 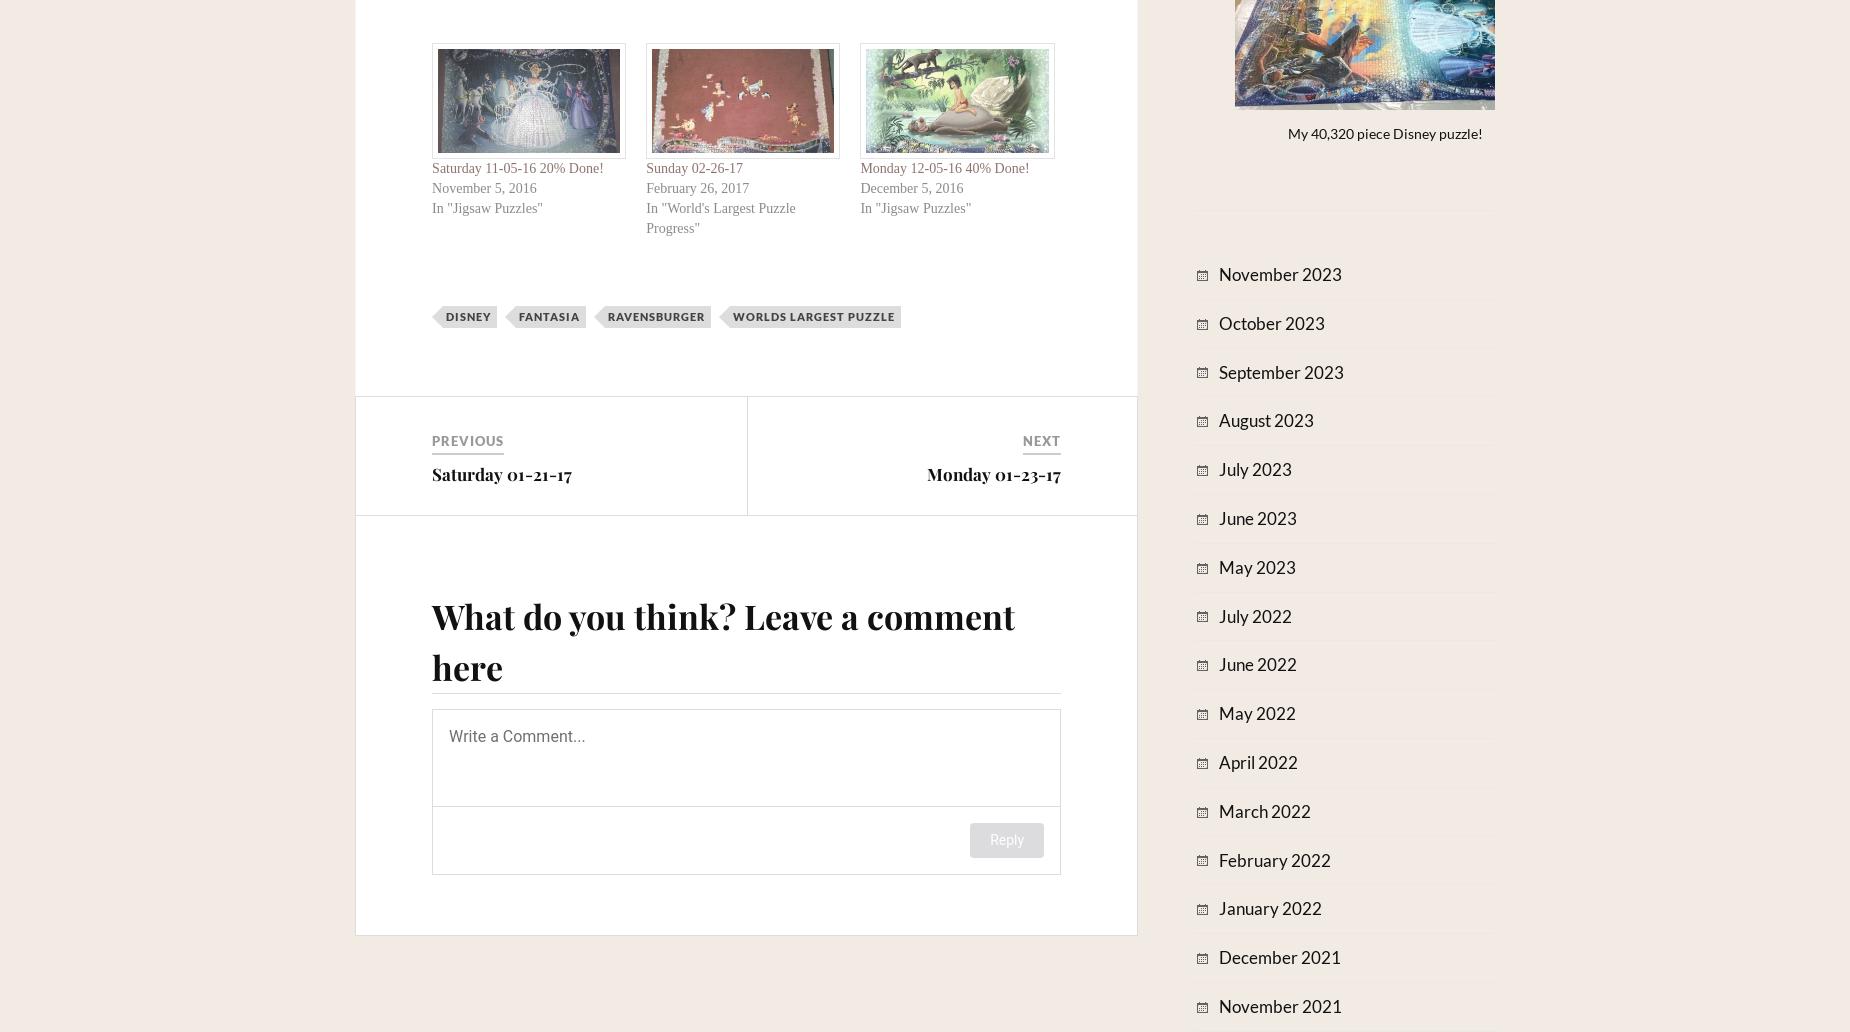 I want to click on 'What do you think? Leave a comment here', so click(x=723, y=641).